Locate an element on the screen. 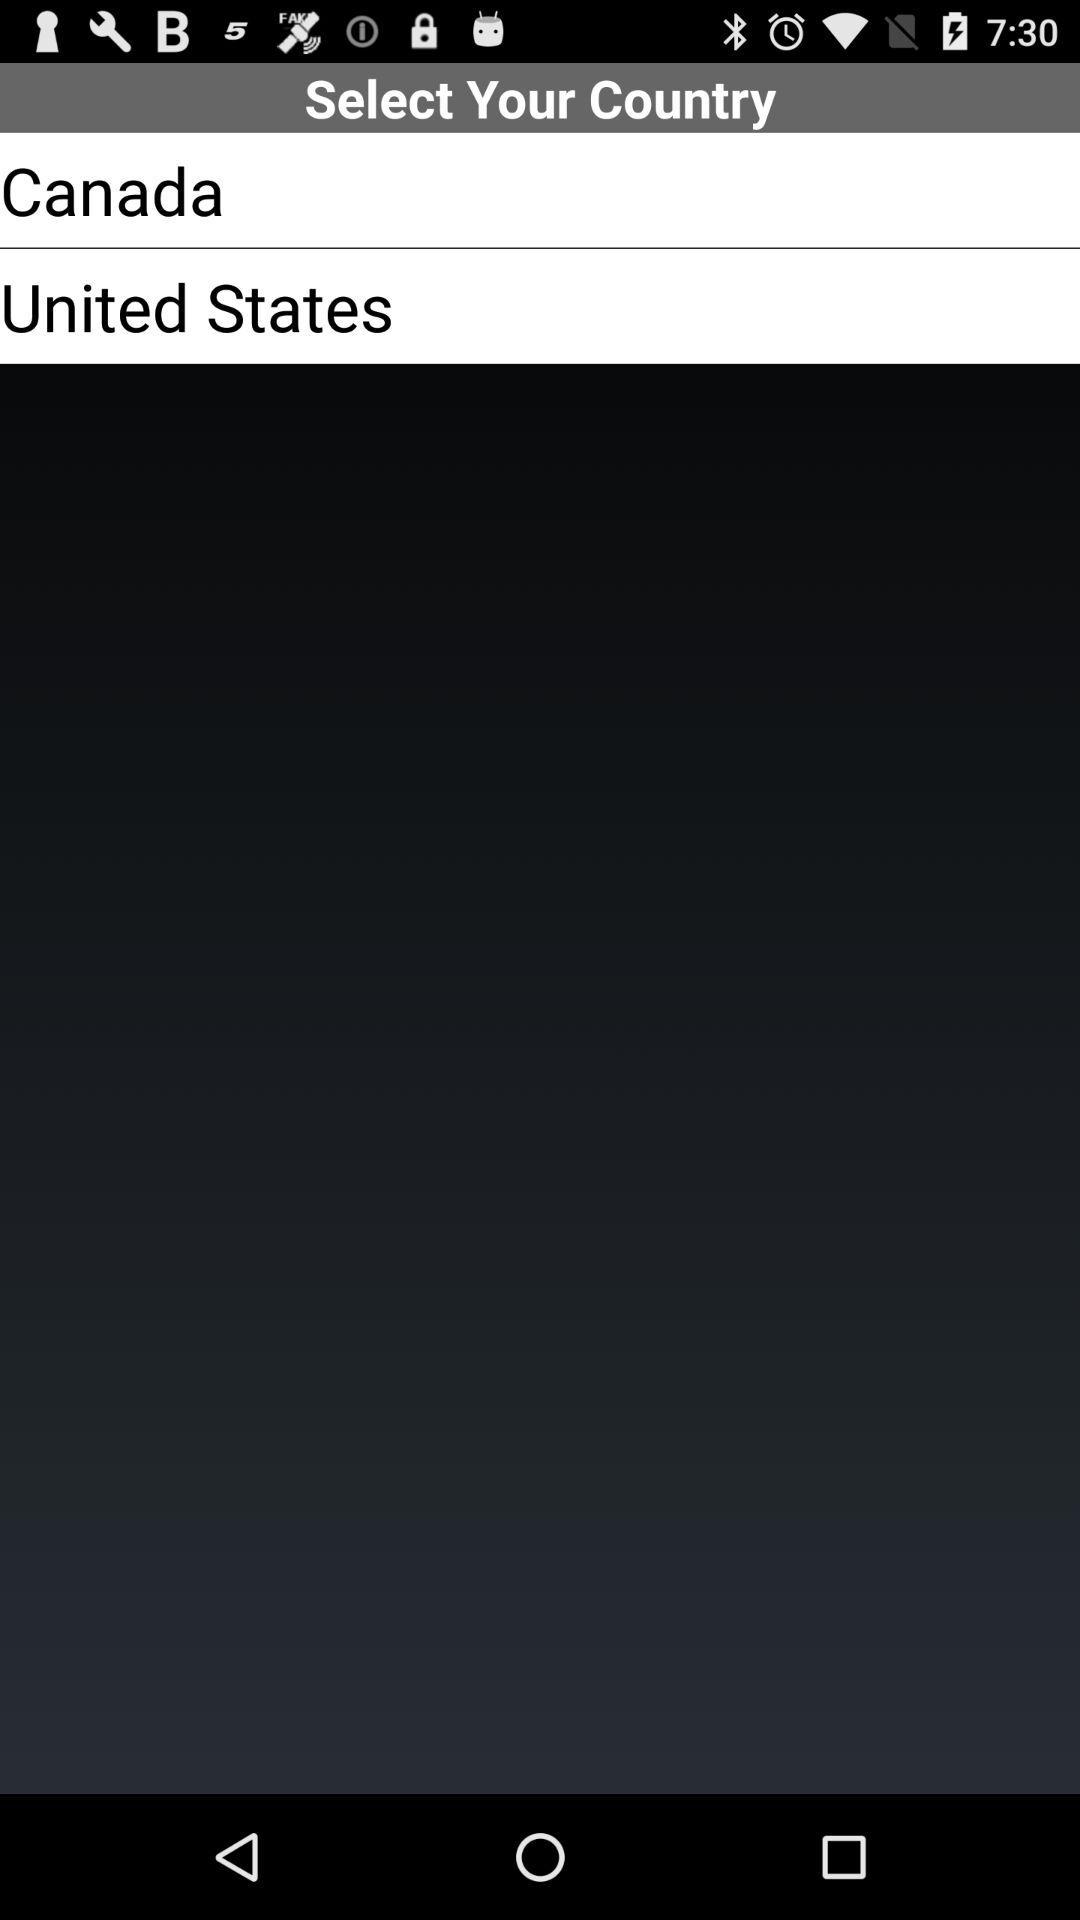  canada app is located at coordinates (112, 190).